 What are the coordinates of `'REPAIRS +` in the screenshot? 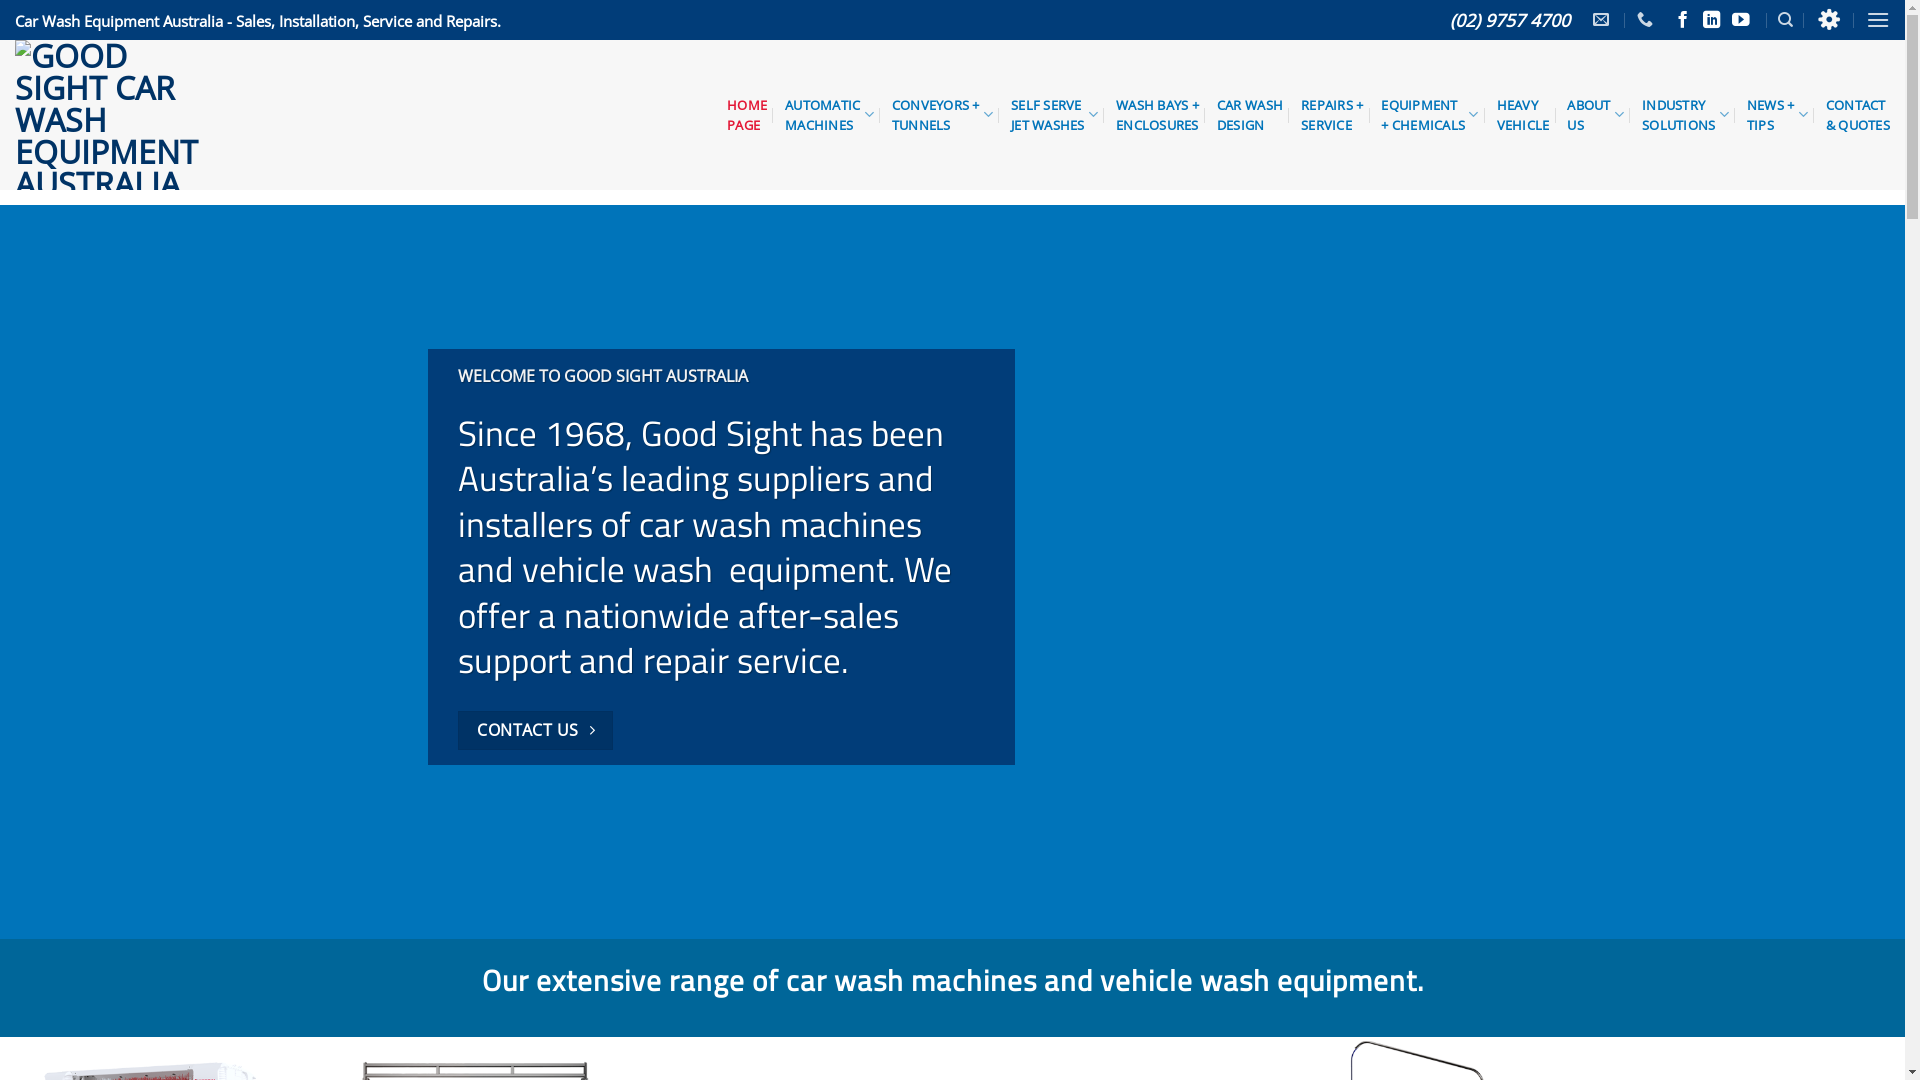 It's located at (1331, 115).